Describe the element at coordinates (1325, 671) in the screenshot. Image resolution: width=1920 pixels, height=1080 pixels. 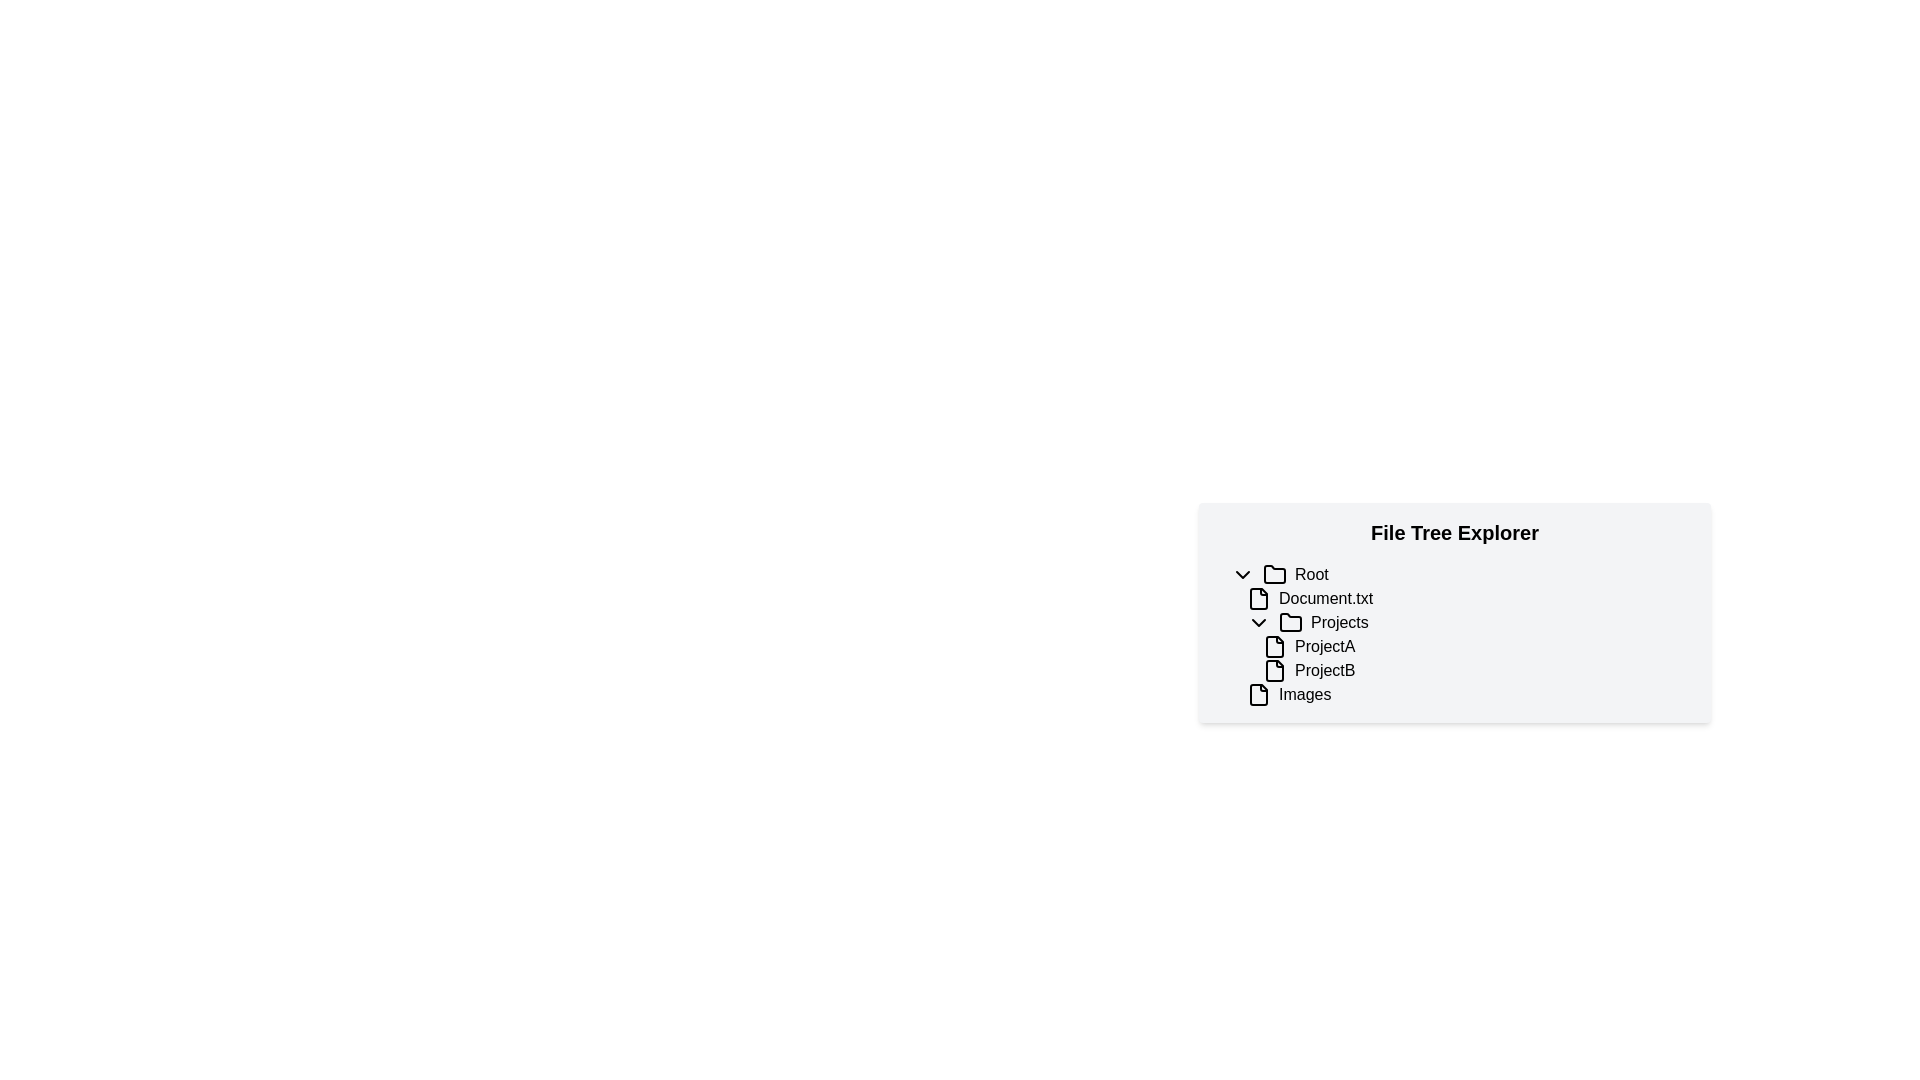
I see `the text label 'ProjectB'` at that location.